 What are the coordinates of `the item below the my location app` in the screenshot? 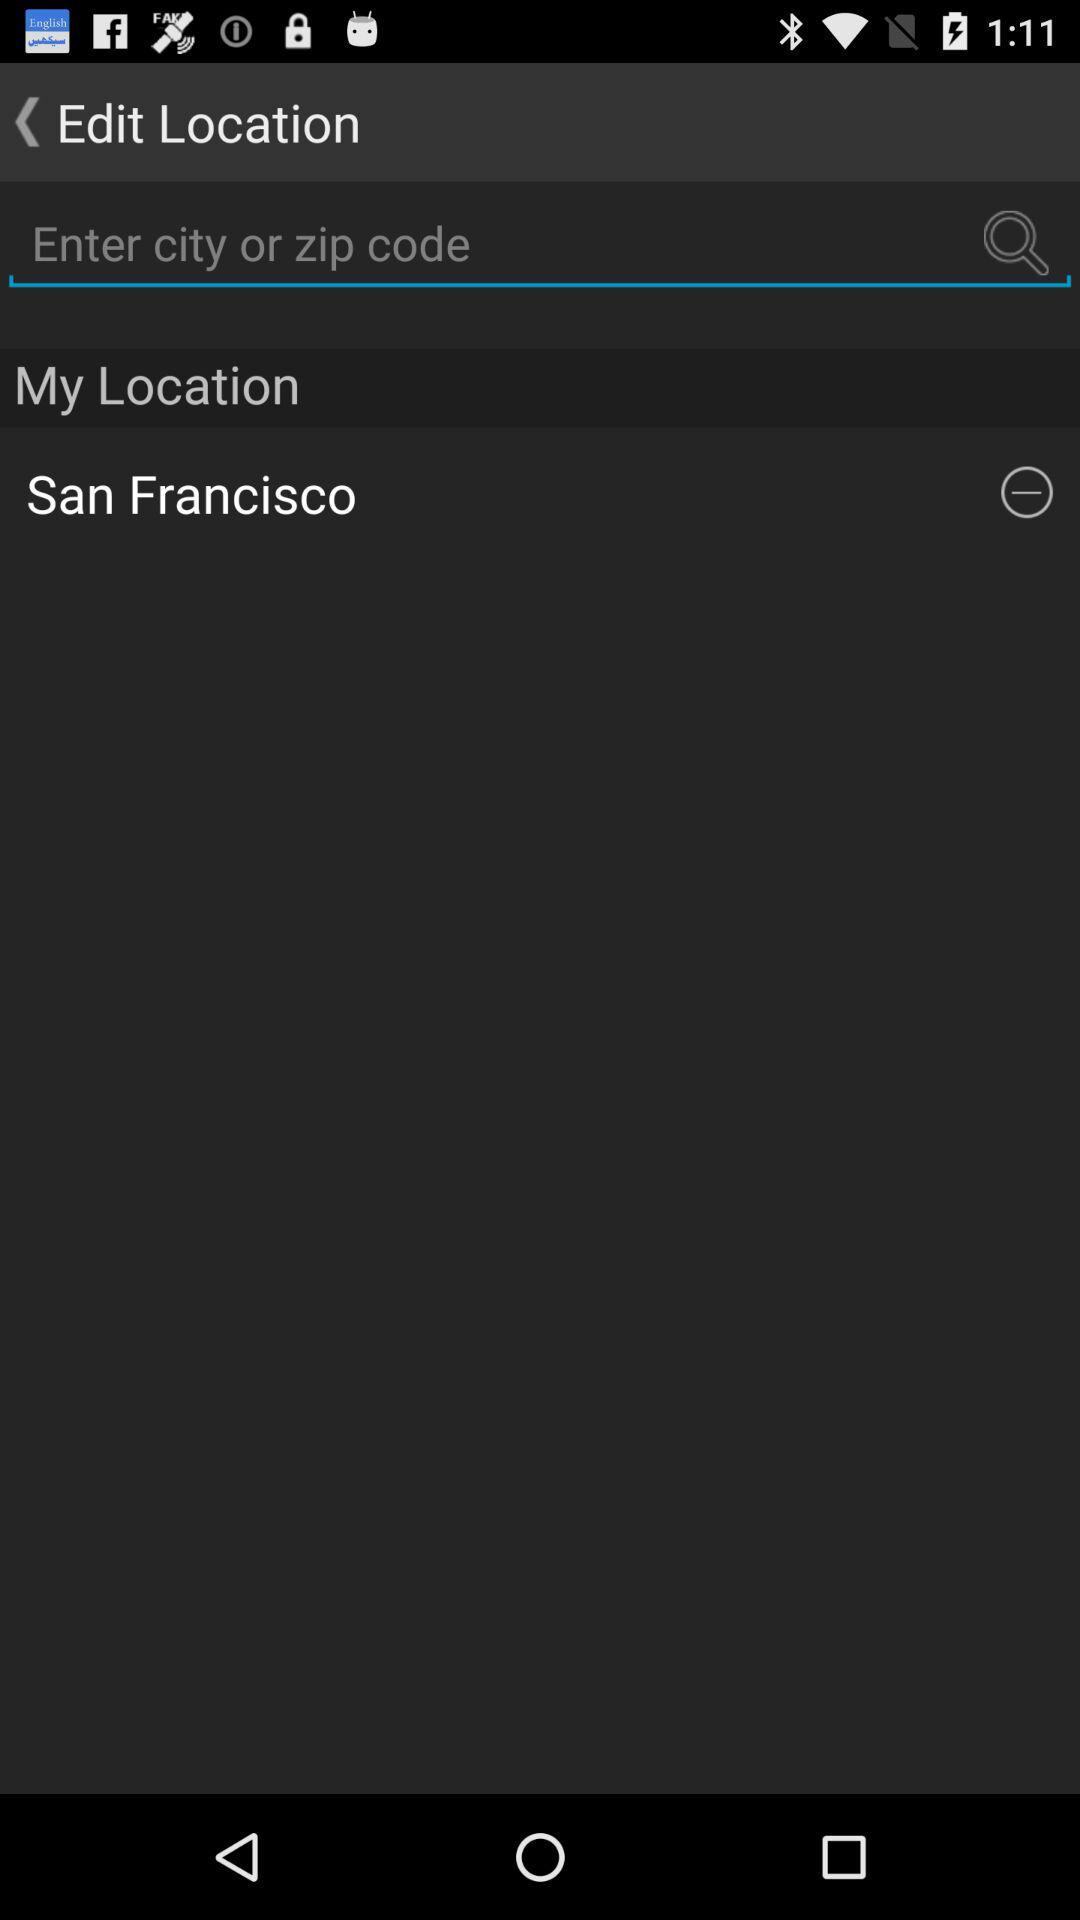 It's located at (525, 493).